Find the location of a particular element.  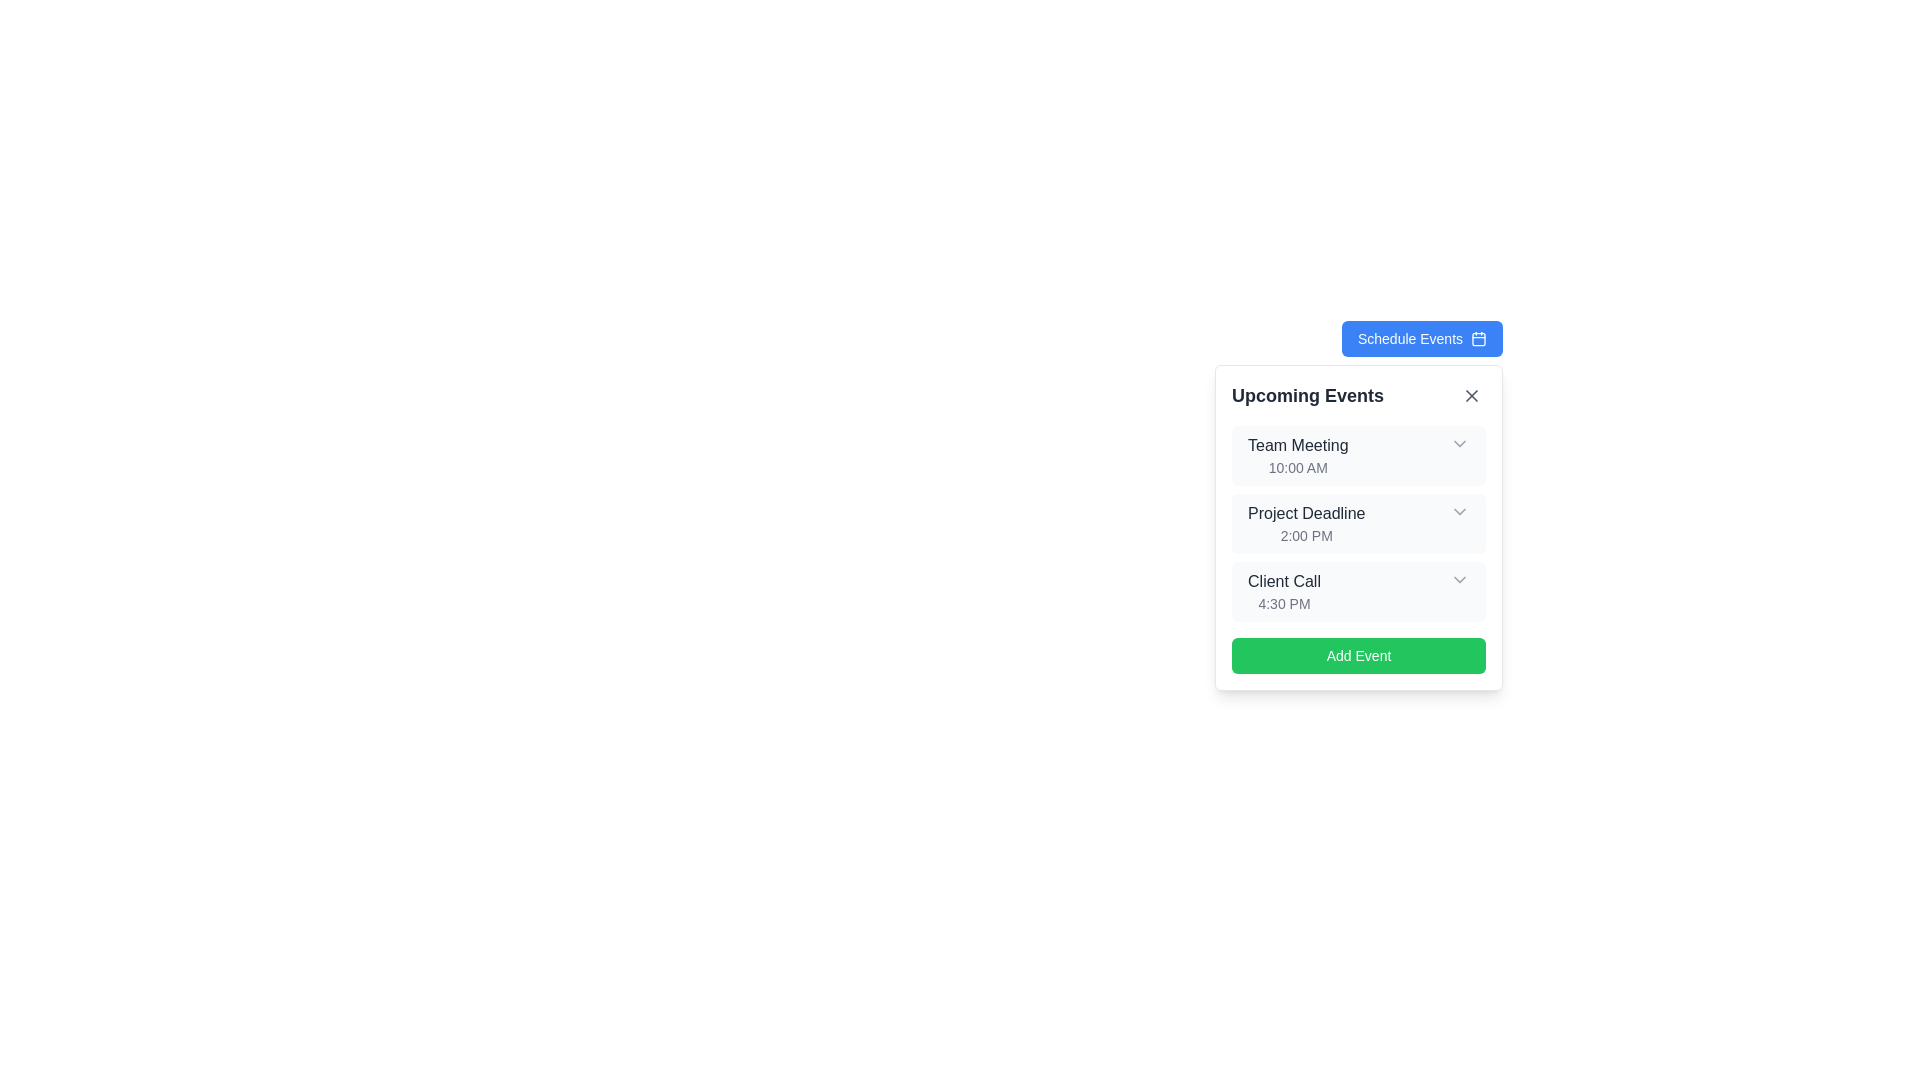

the 'Add Event' button located at the bottom of the 'Upcoming Events' section, which has a green background and displays the text 'Add Event' in white is located at coordinates (1358, 655).